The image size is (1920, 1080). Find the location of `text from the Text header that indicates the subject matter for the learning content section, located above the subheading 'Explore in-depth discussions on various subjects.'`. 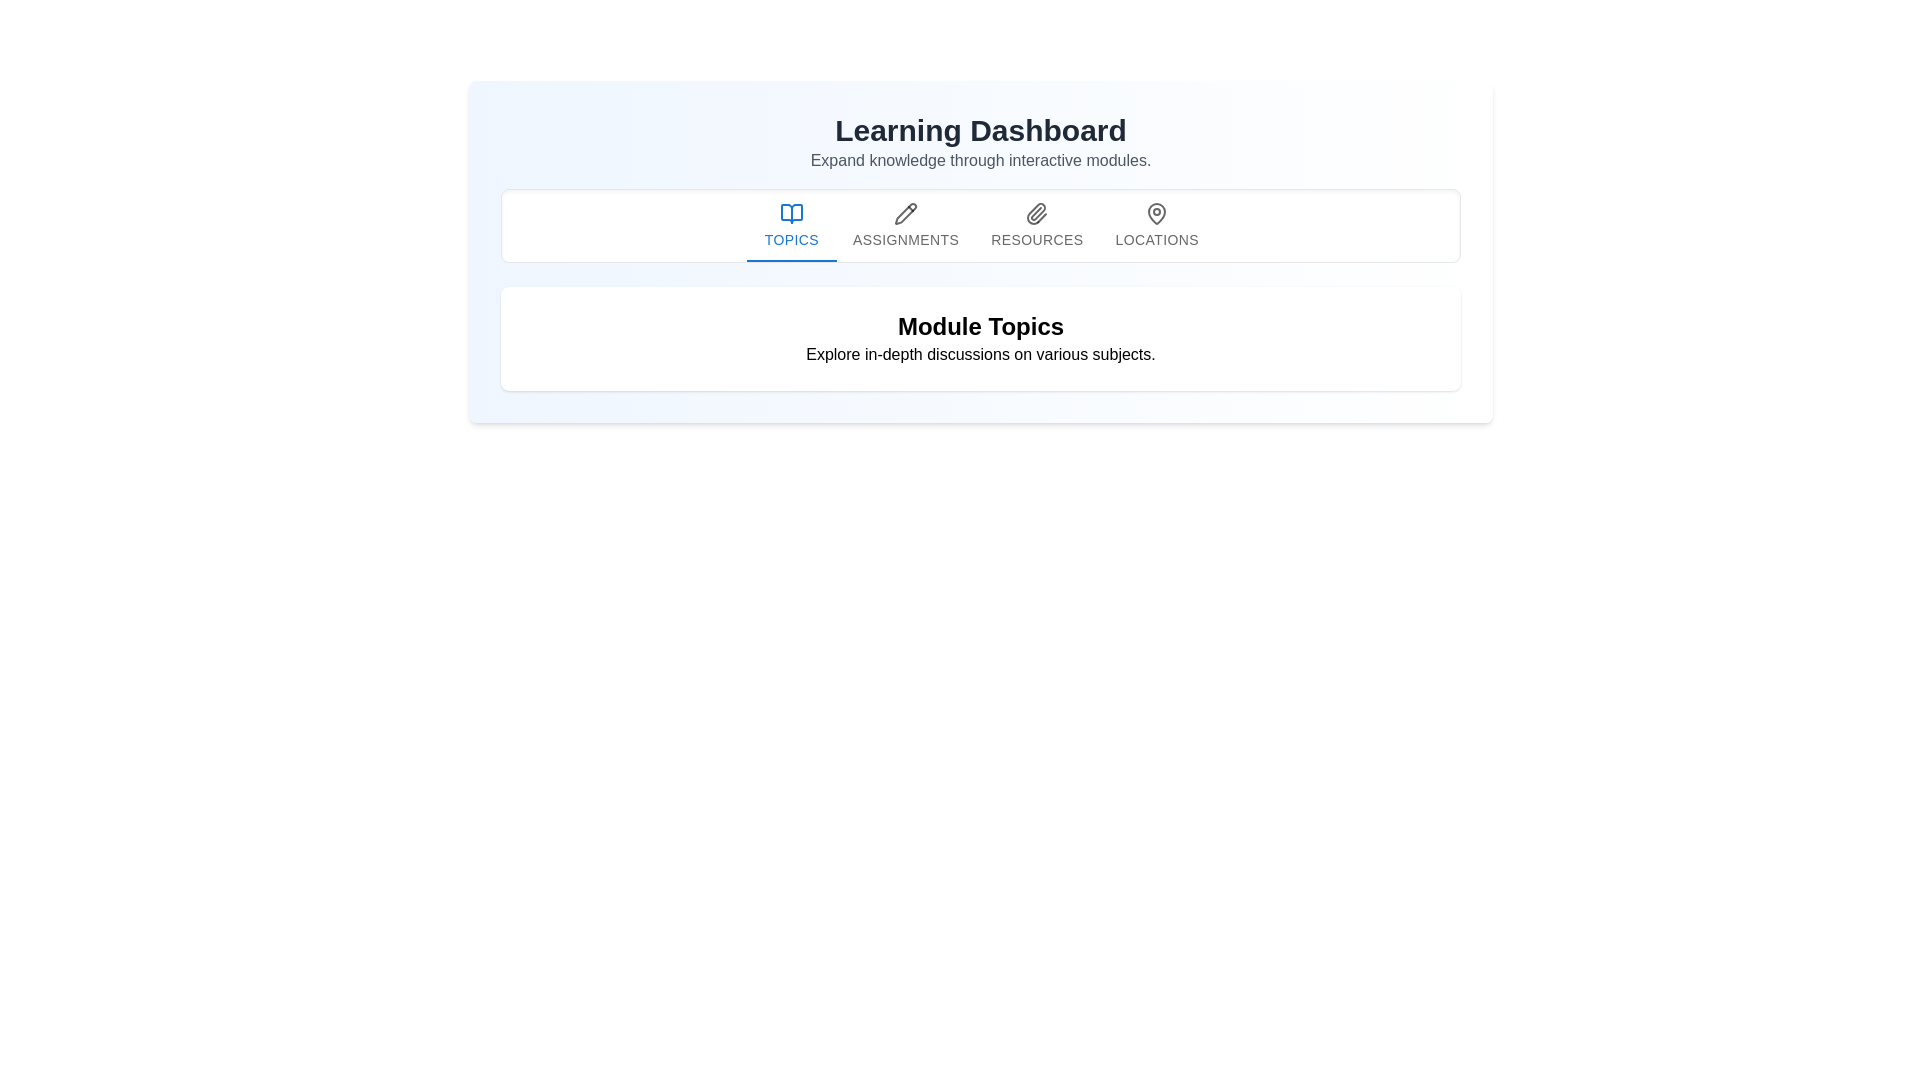

text from the Text header that indicates the subject matter for the learning content section, located above the subheading 'Explore in-depth discussions on various subjects.' is located at coordinates (980, 326).